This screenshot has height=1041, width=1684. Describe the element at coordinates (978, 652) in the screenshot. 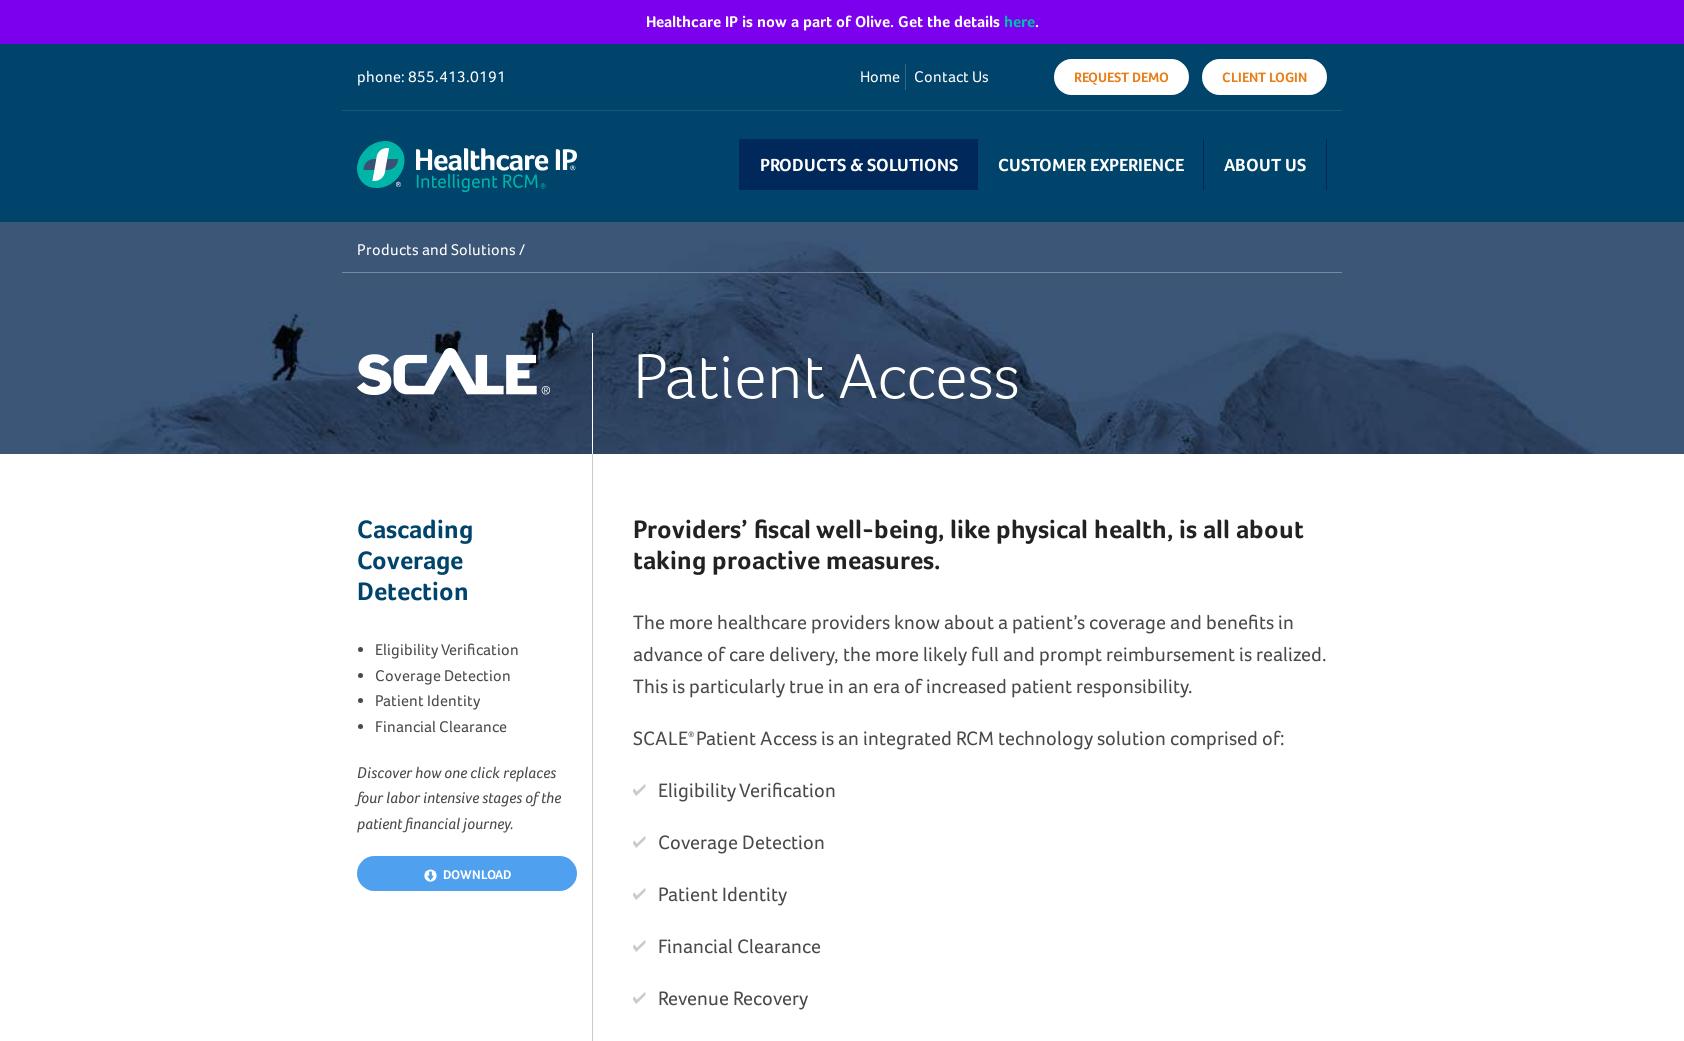

I see `'The more healthcare providers know about a patient’s coverage and benefits in advance of care delivery, the more likely full and prompt reimbursement is realized. This is particularly true in an era of increased patient responsibility.'` at that location.